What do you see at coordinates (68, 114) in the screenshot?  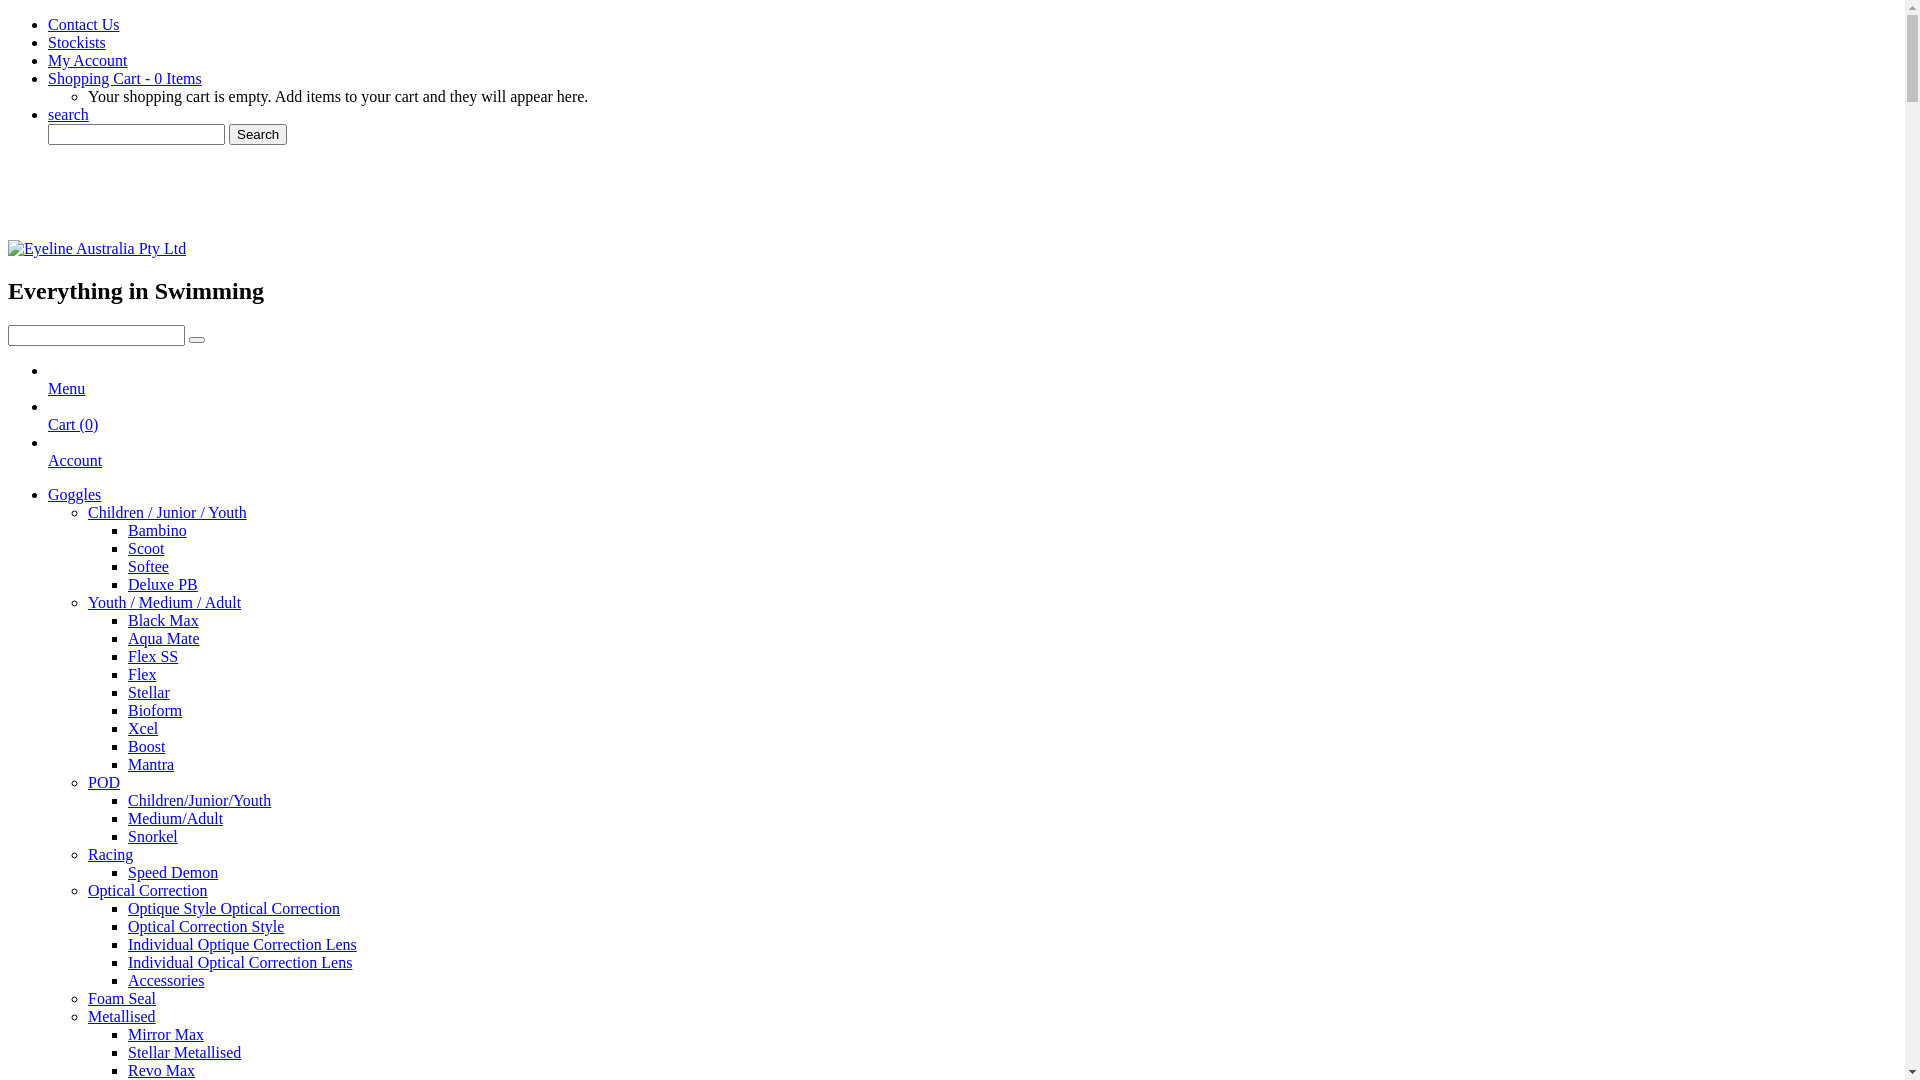 I see `'search'` at bounding box center [68, 114].